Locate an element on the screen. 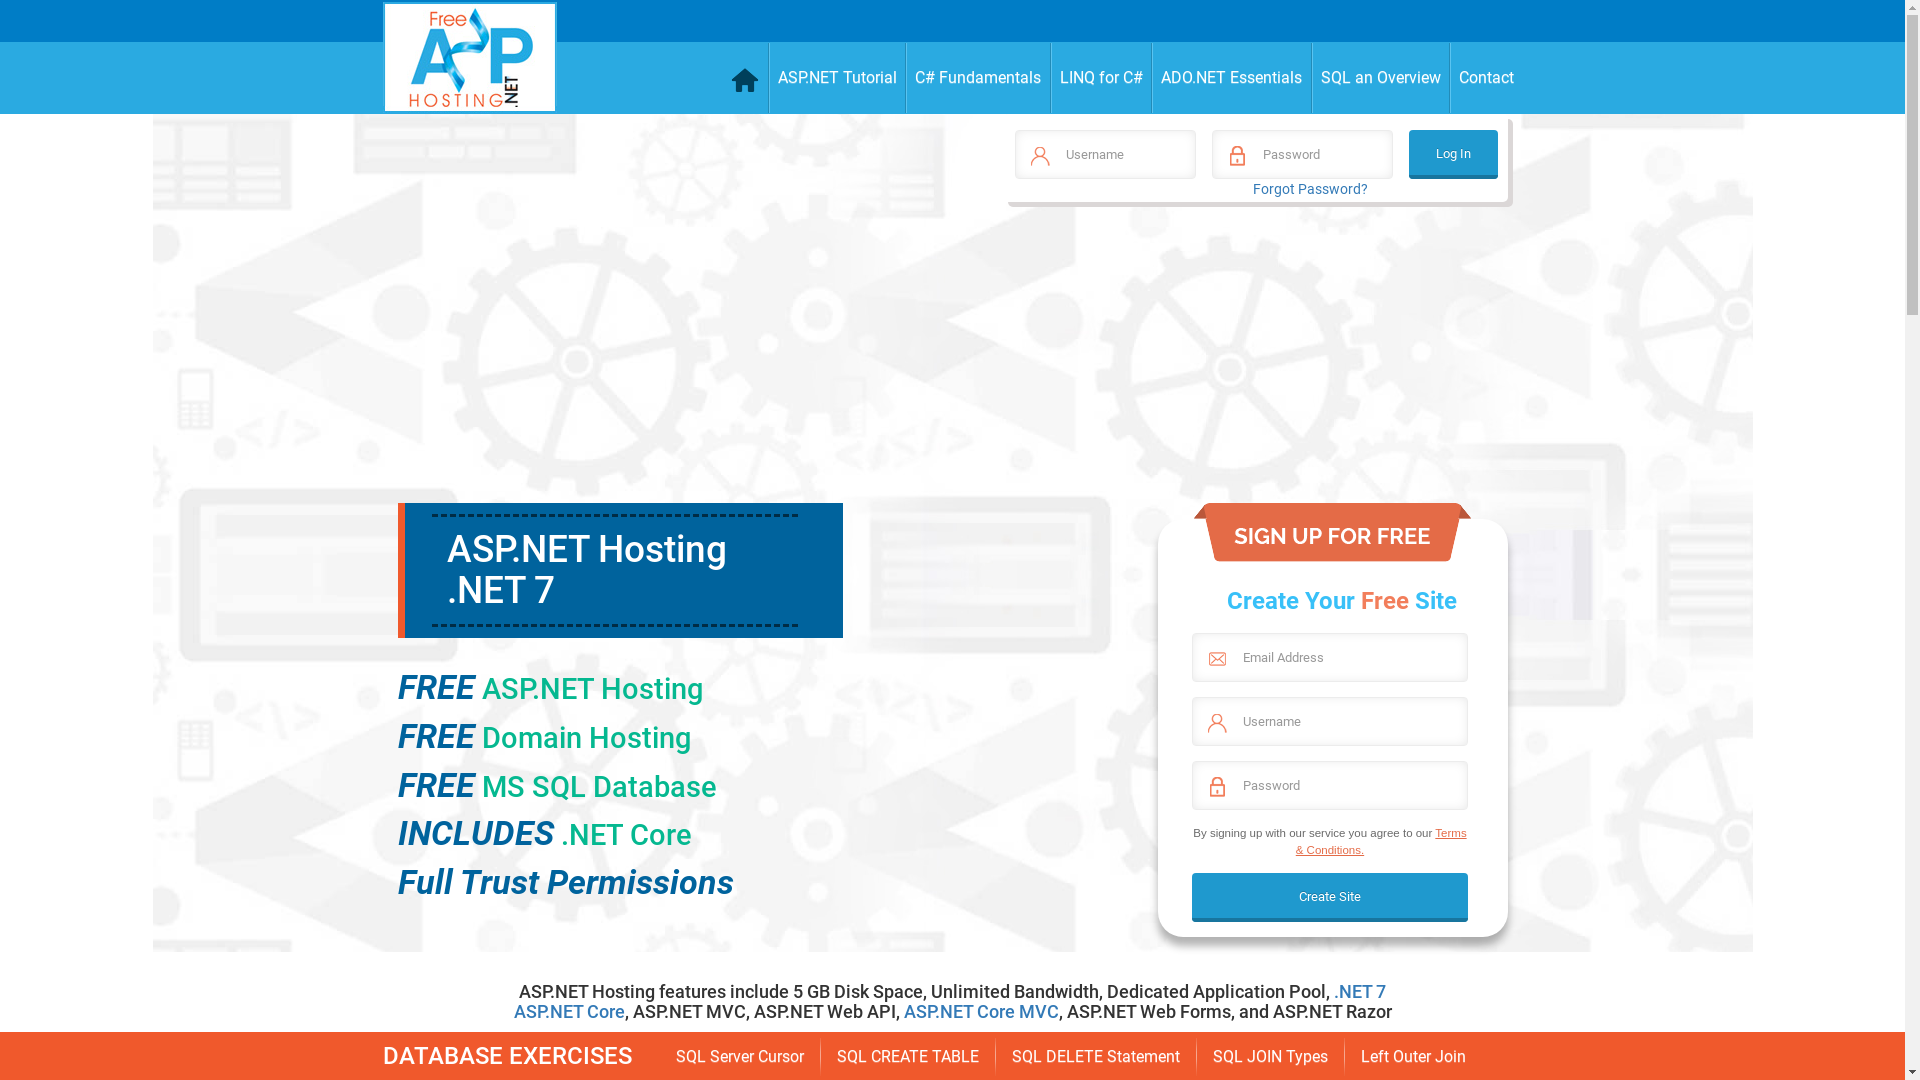  'SQL an Overview' is located at coordinates (1380, 76).